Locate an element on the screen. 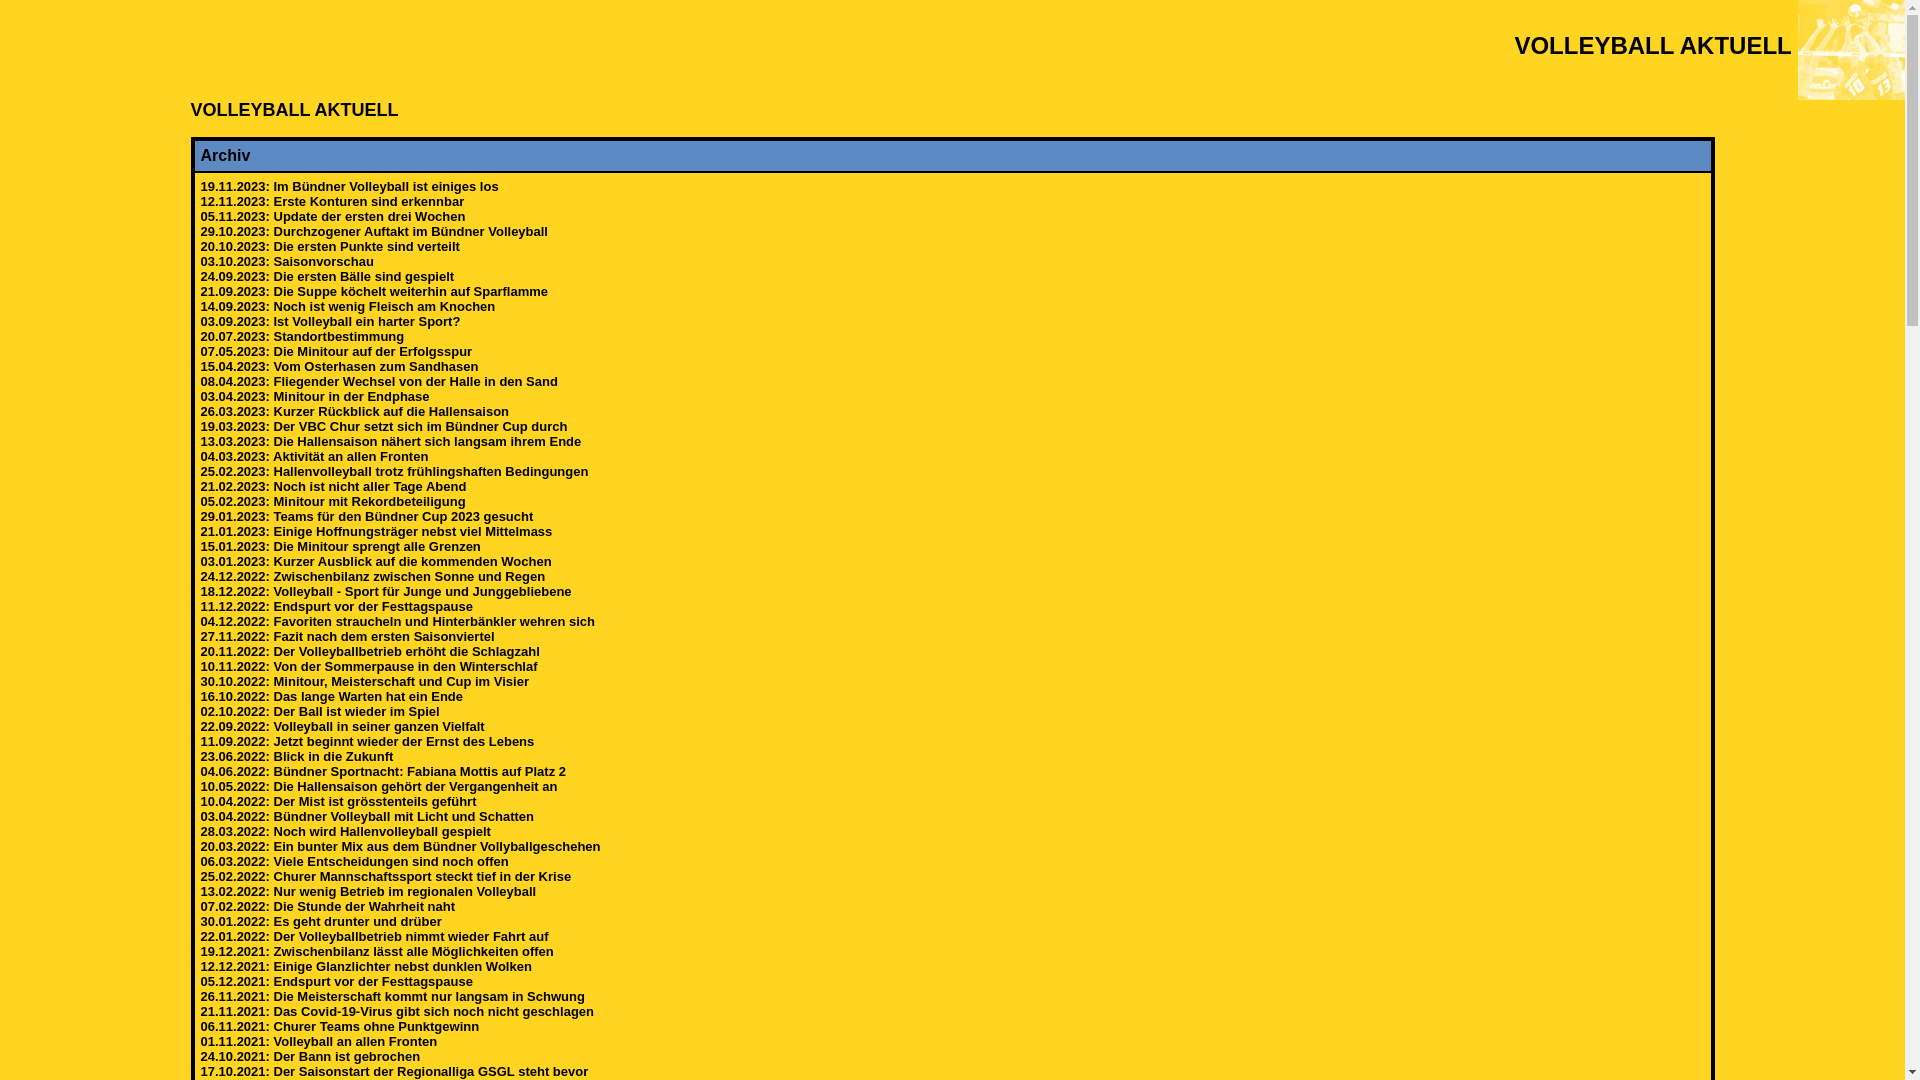 This screenshot has width=1920, height=1080. '22.01.2022: Der Volleyballbetrieb nimmt wieder Fahrt auf' is located at coordinates (374, 936).